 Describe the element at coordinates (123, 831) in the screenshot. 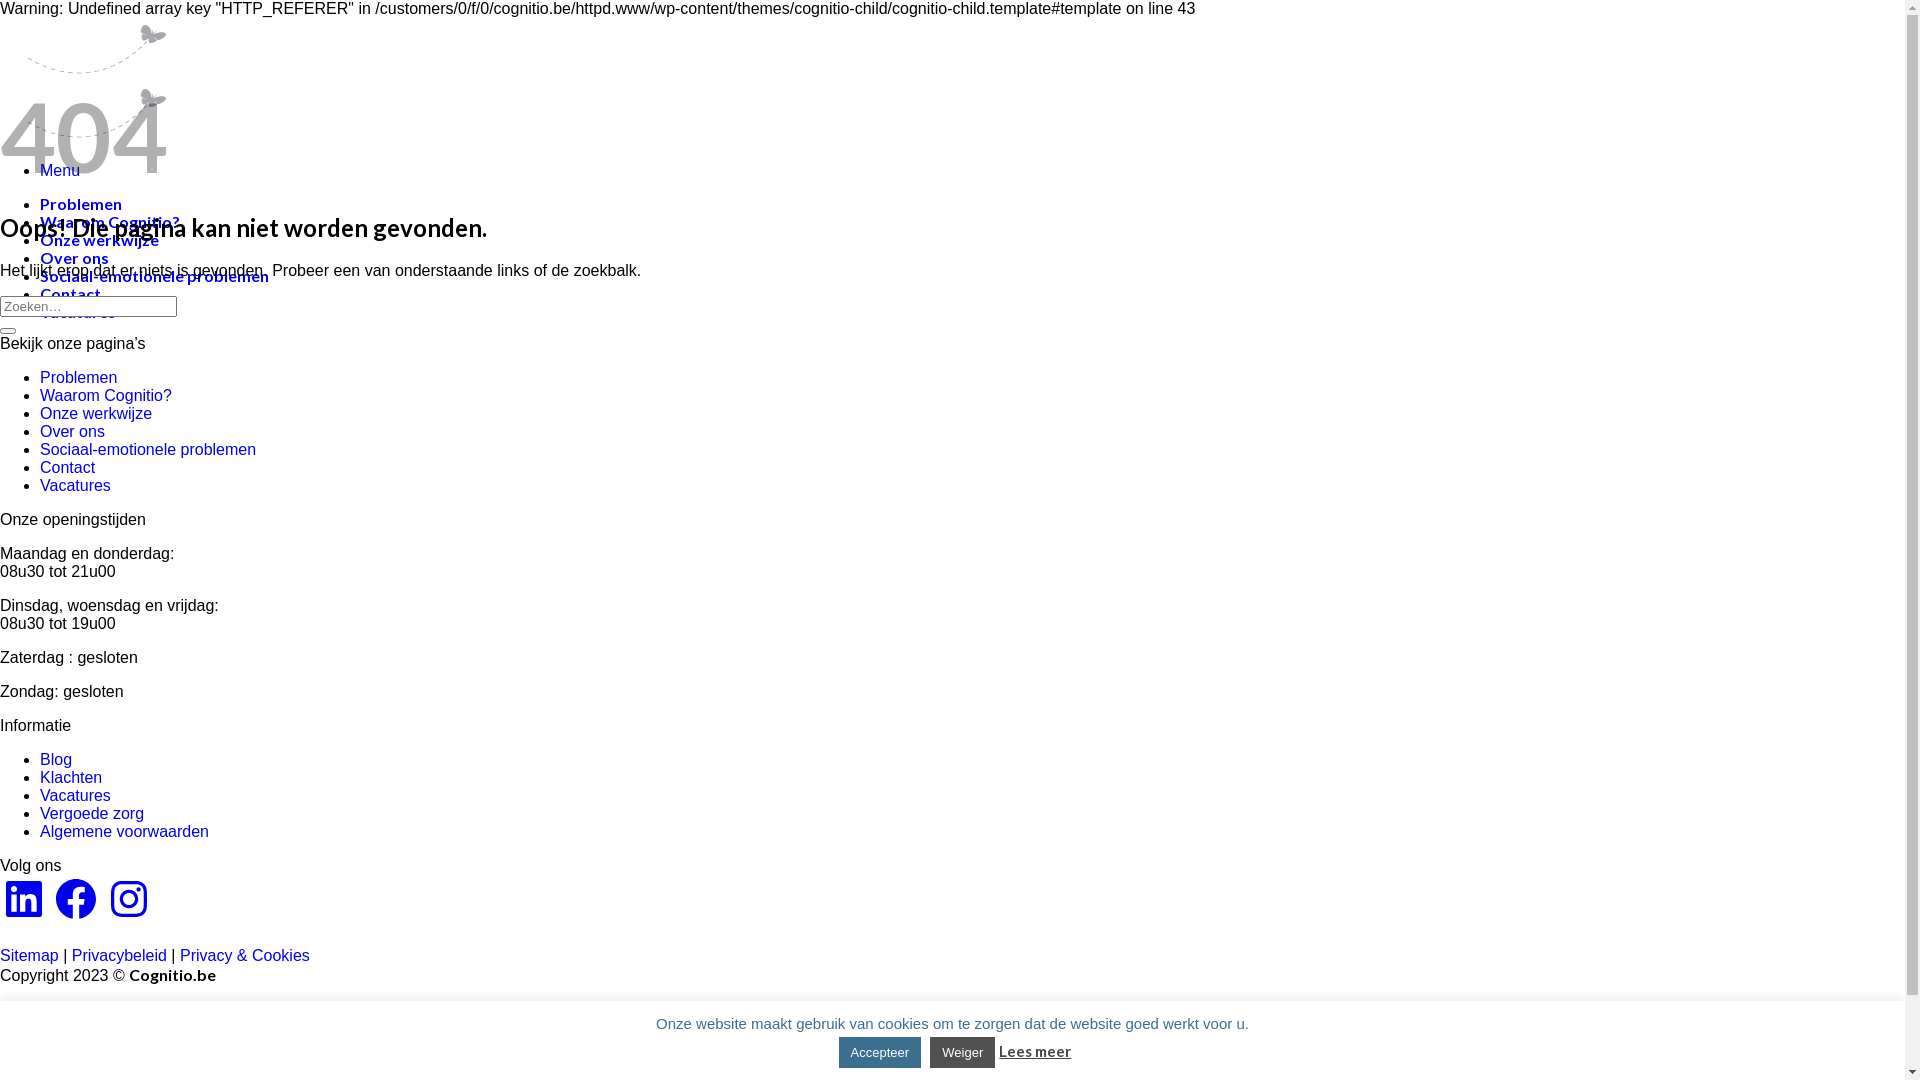

I see `'Algemene voorwaarden'` at that location.